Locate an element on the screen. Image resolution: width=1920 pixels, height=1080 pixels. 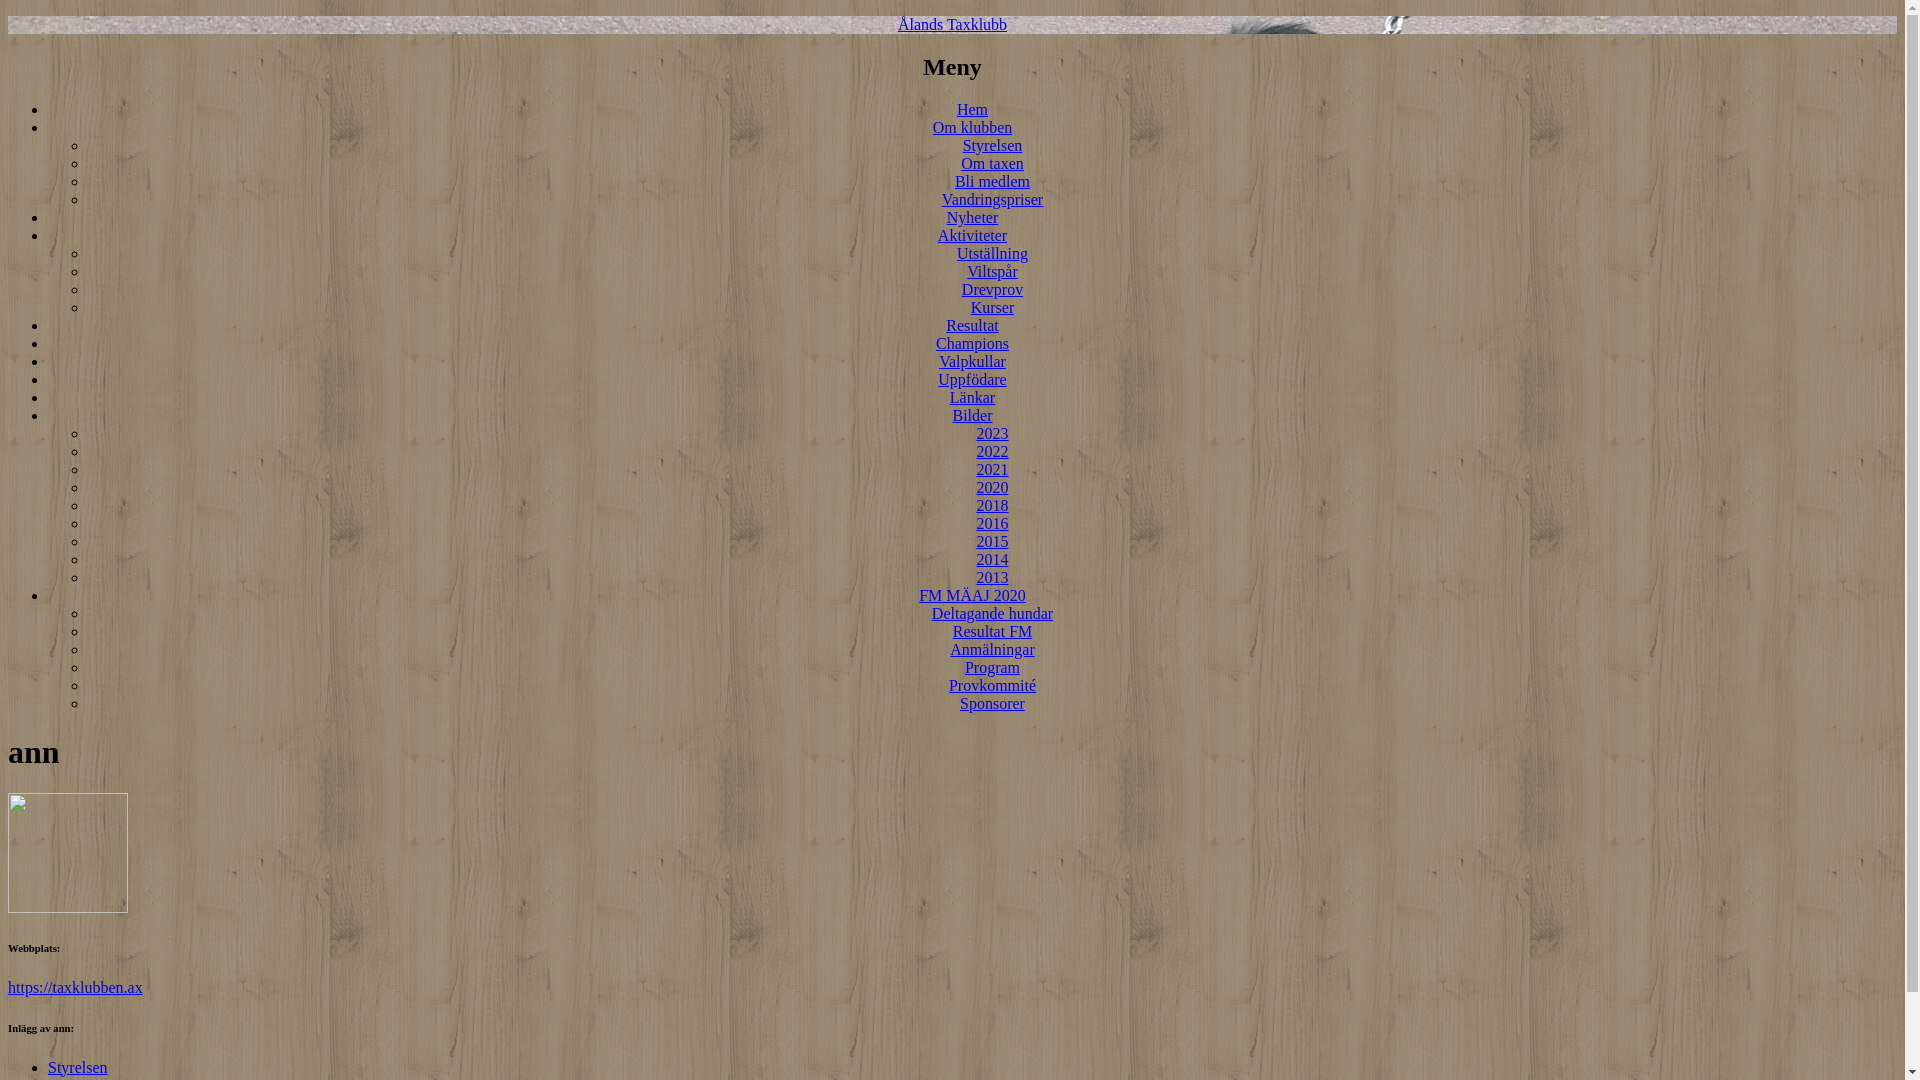
'Sponsorer' is located at coordinates (992, 702).